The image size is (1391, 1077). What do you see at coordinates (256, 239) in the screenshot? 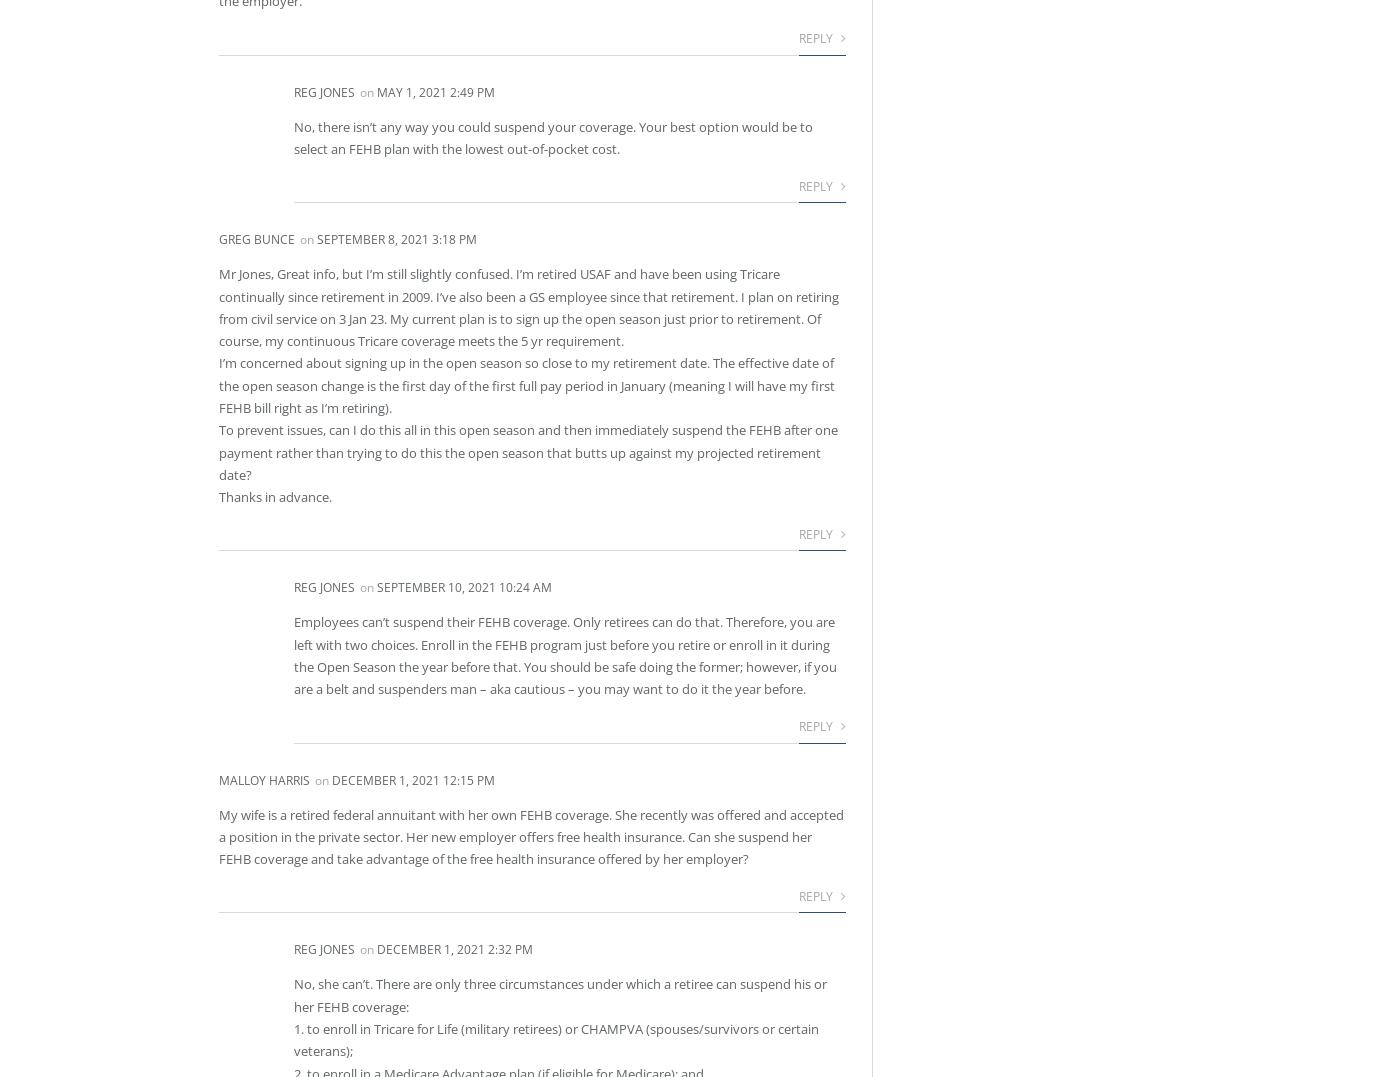
I see `'Greg Bunce'` at bounding box center [256, 239].